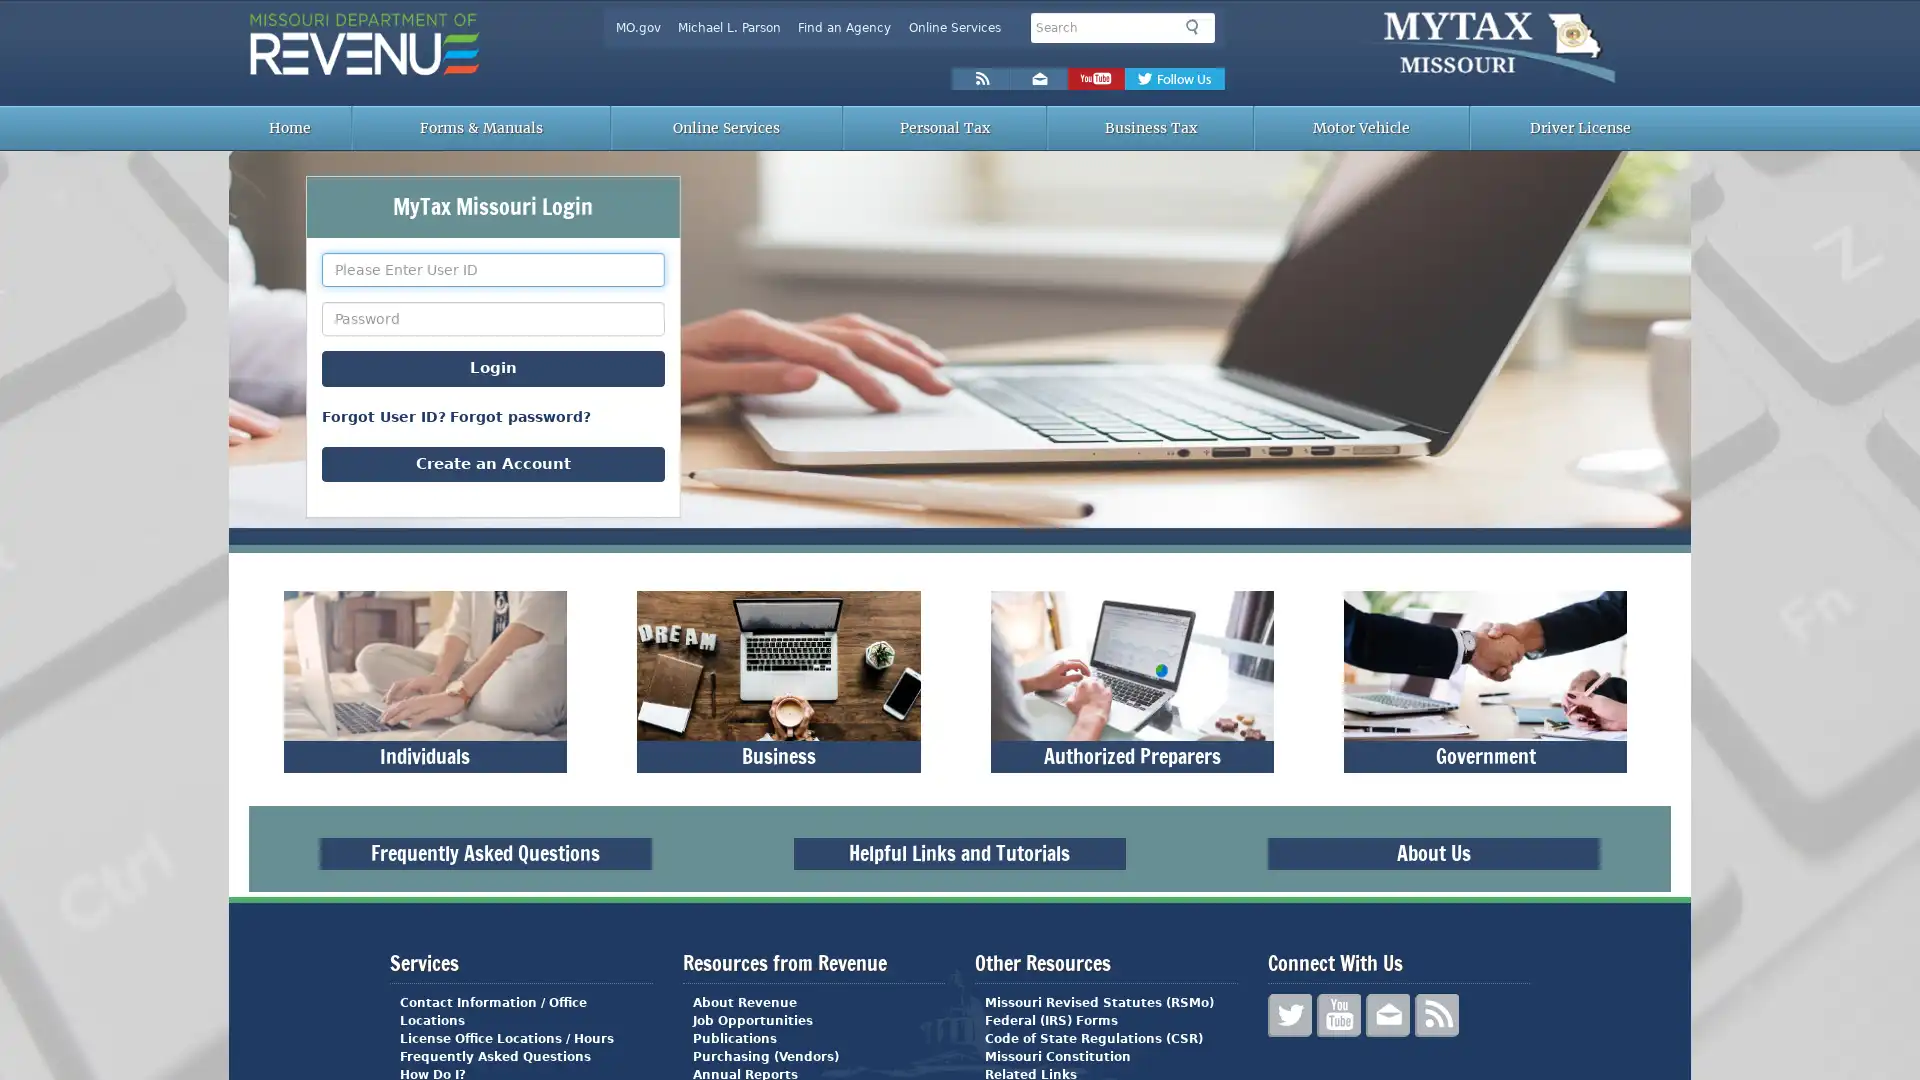 The height and width of the screenshot is (1080, 1920). Describe the element at coordinates (493, 368) in the screenshot. I see `Login` at that location.